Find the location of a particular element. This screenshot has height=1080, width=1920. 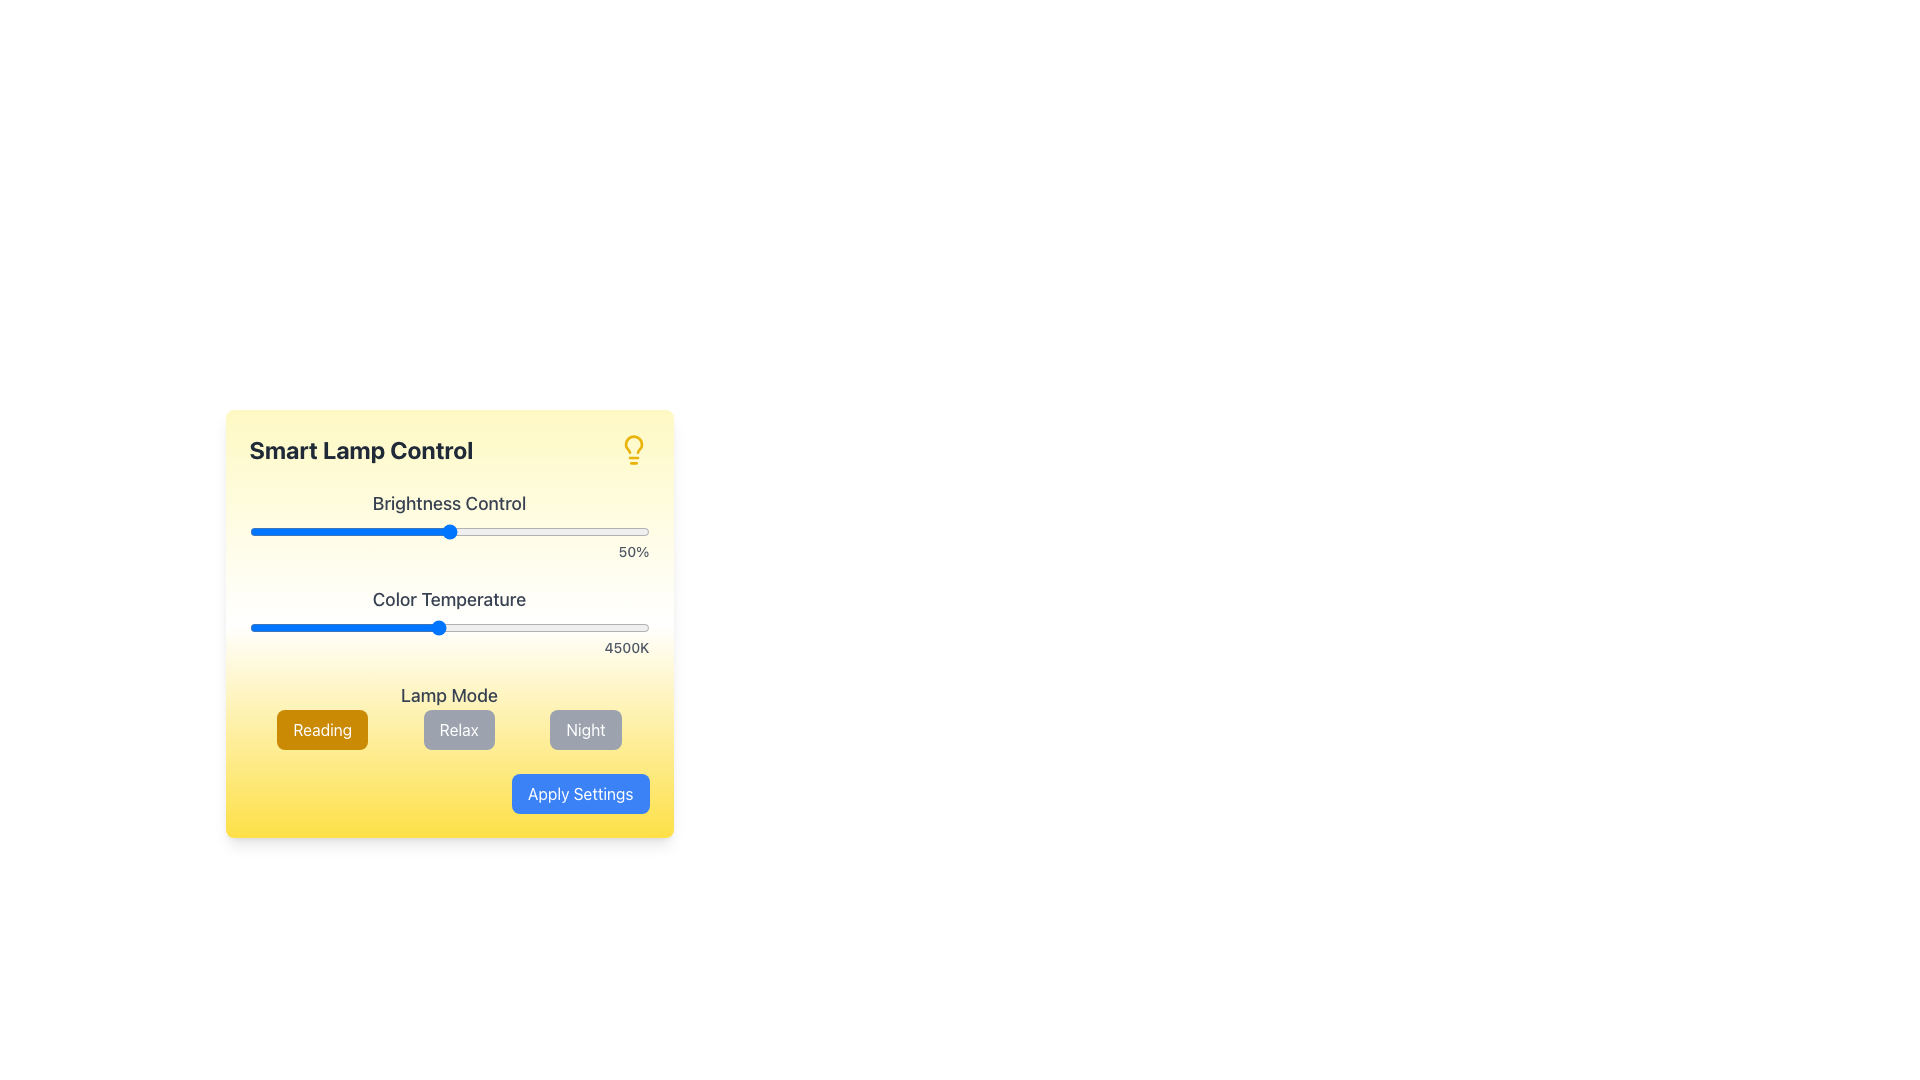

the lightbulb icon in the 'Smart Lamp Control' interface, which is a yellow vector graphic positioned in the top-right section, aligned horizontally with the title 'Smart Lamp Control' is located at coordinates (632, 450).